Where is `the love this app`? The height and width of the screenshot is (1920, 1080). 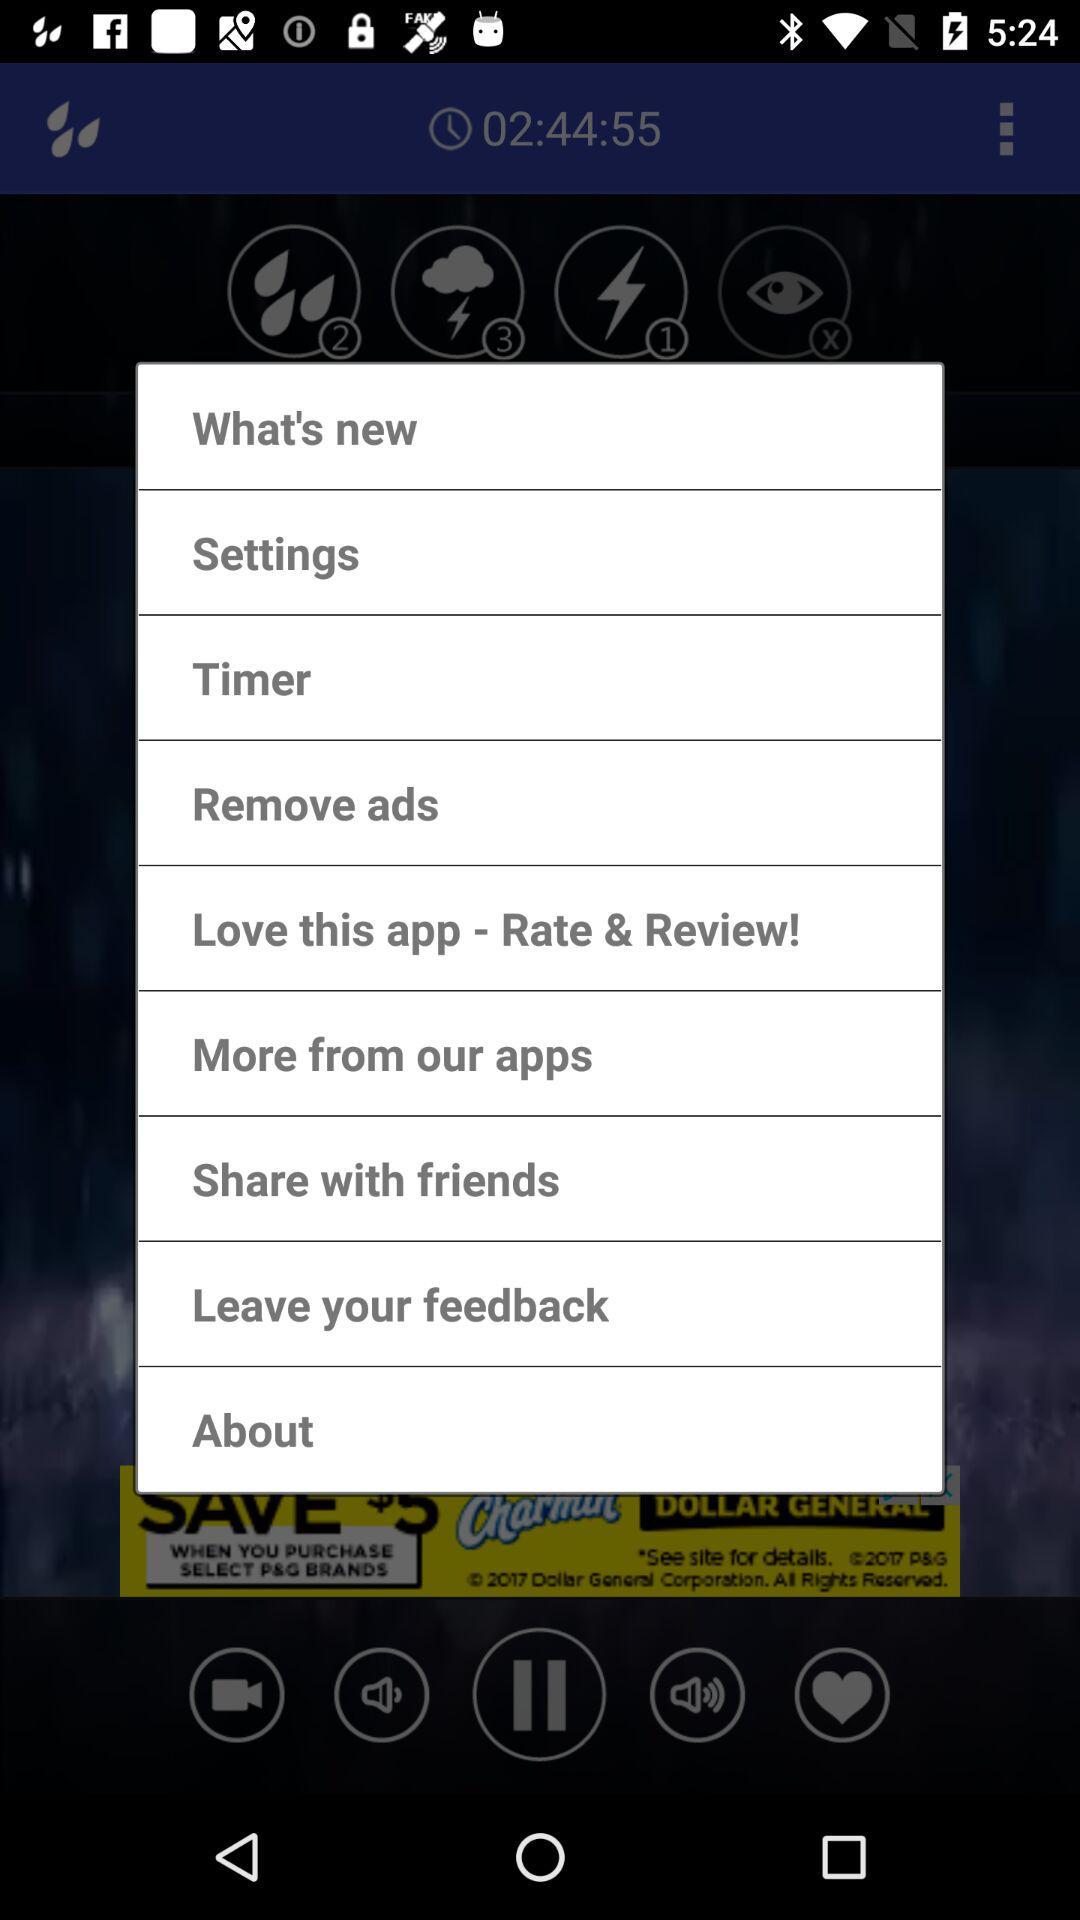
the love this app is located at coordinates (476, 927).